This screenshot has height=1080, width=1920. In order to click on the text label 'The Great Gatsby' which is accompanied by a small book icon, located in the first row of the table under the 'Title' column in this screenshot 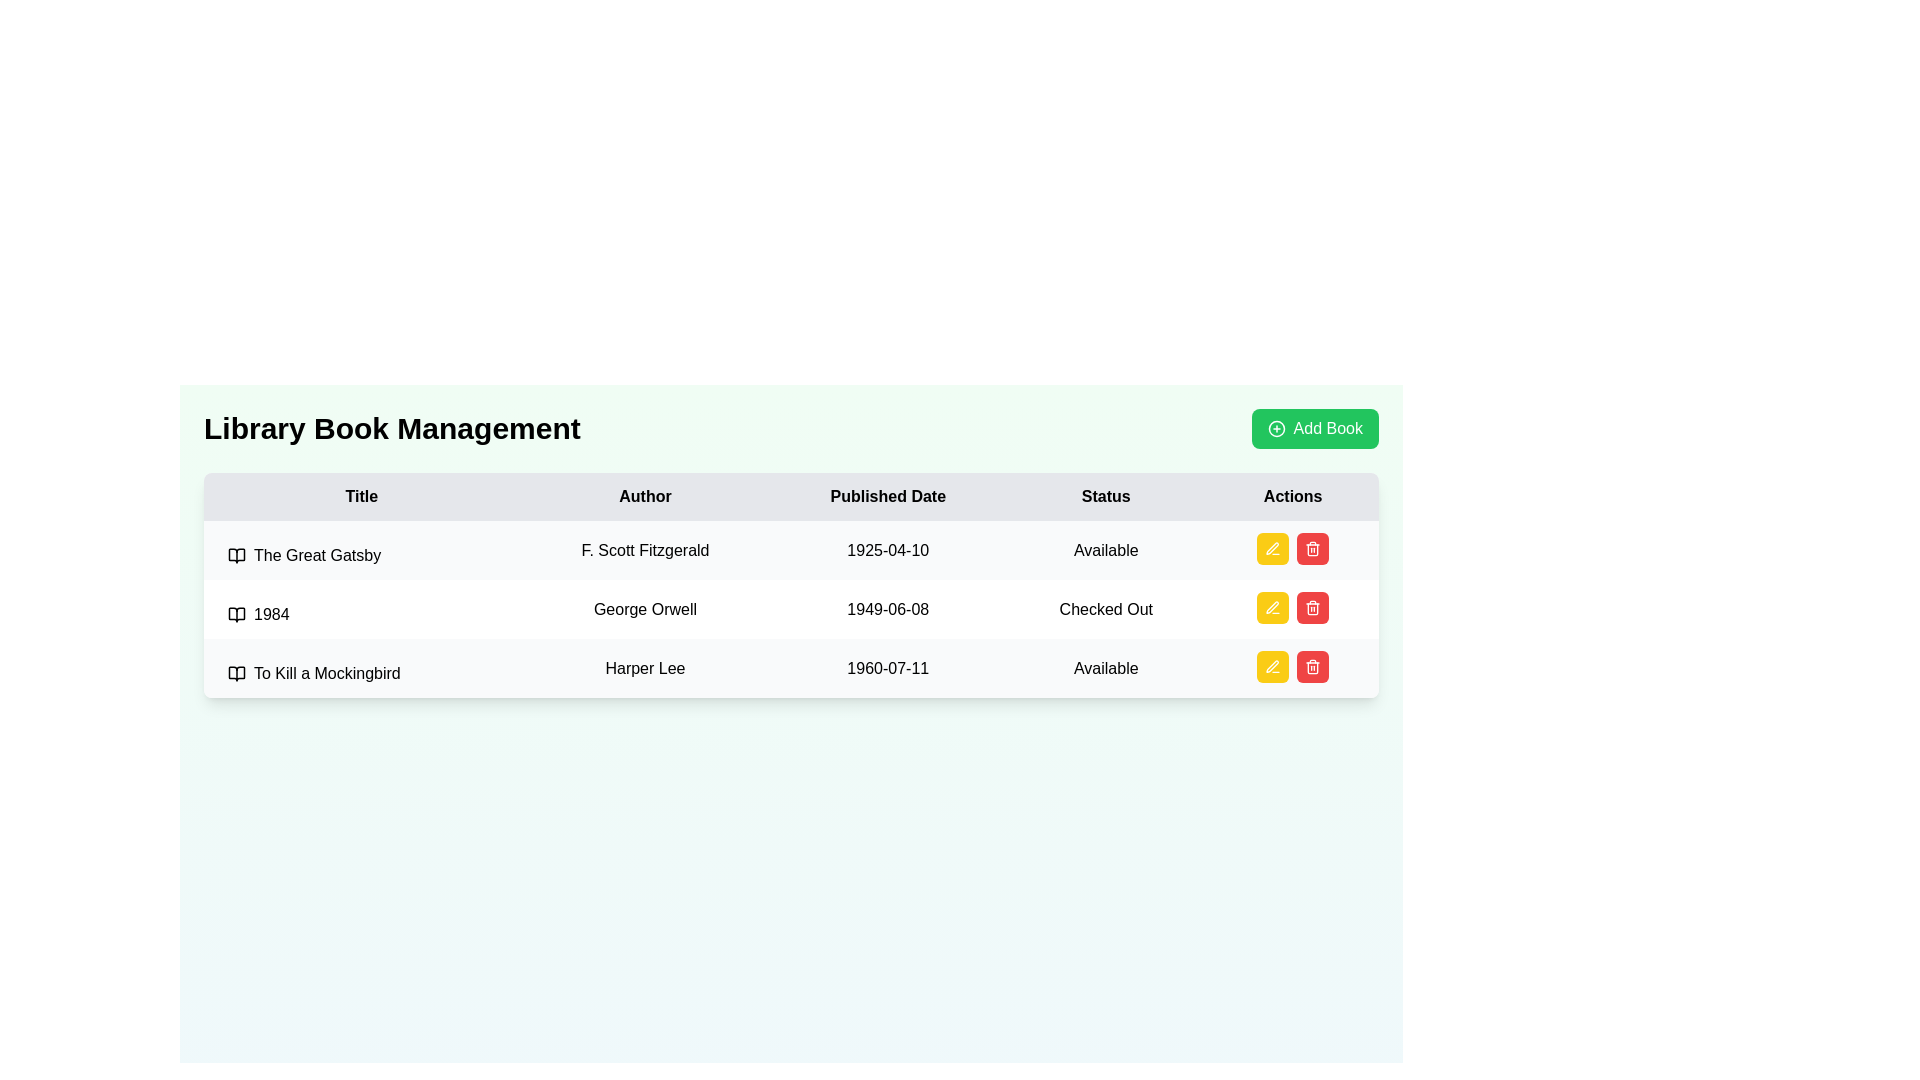, I will do `click(361, 555)`.